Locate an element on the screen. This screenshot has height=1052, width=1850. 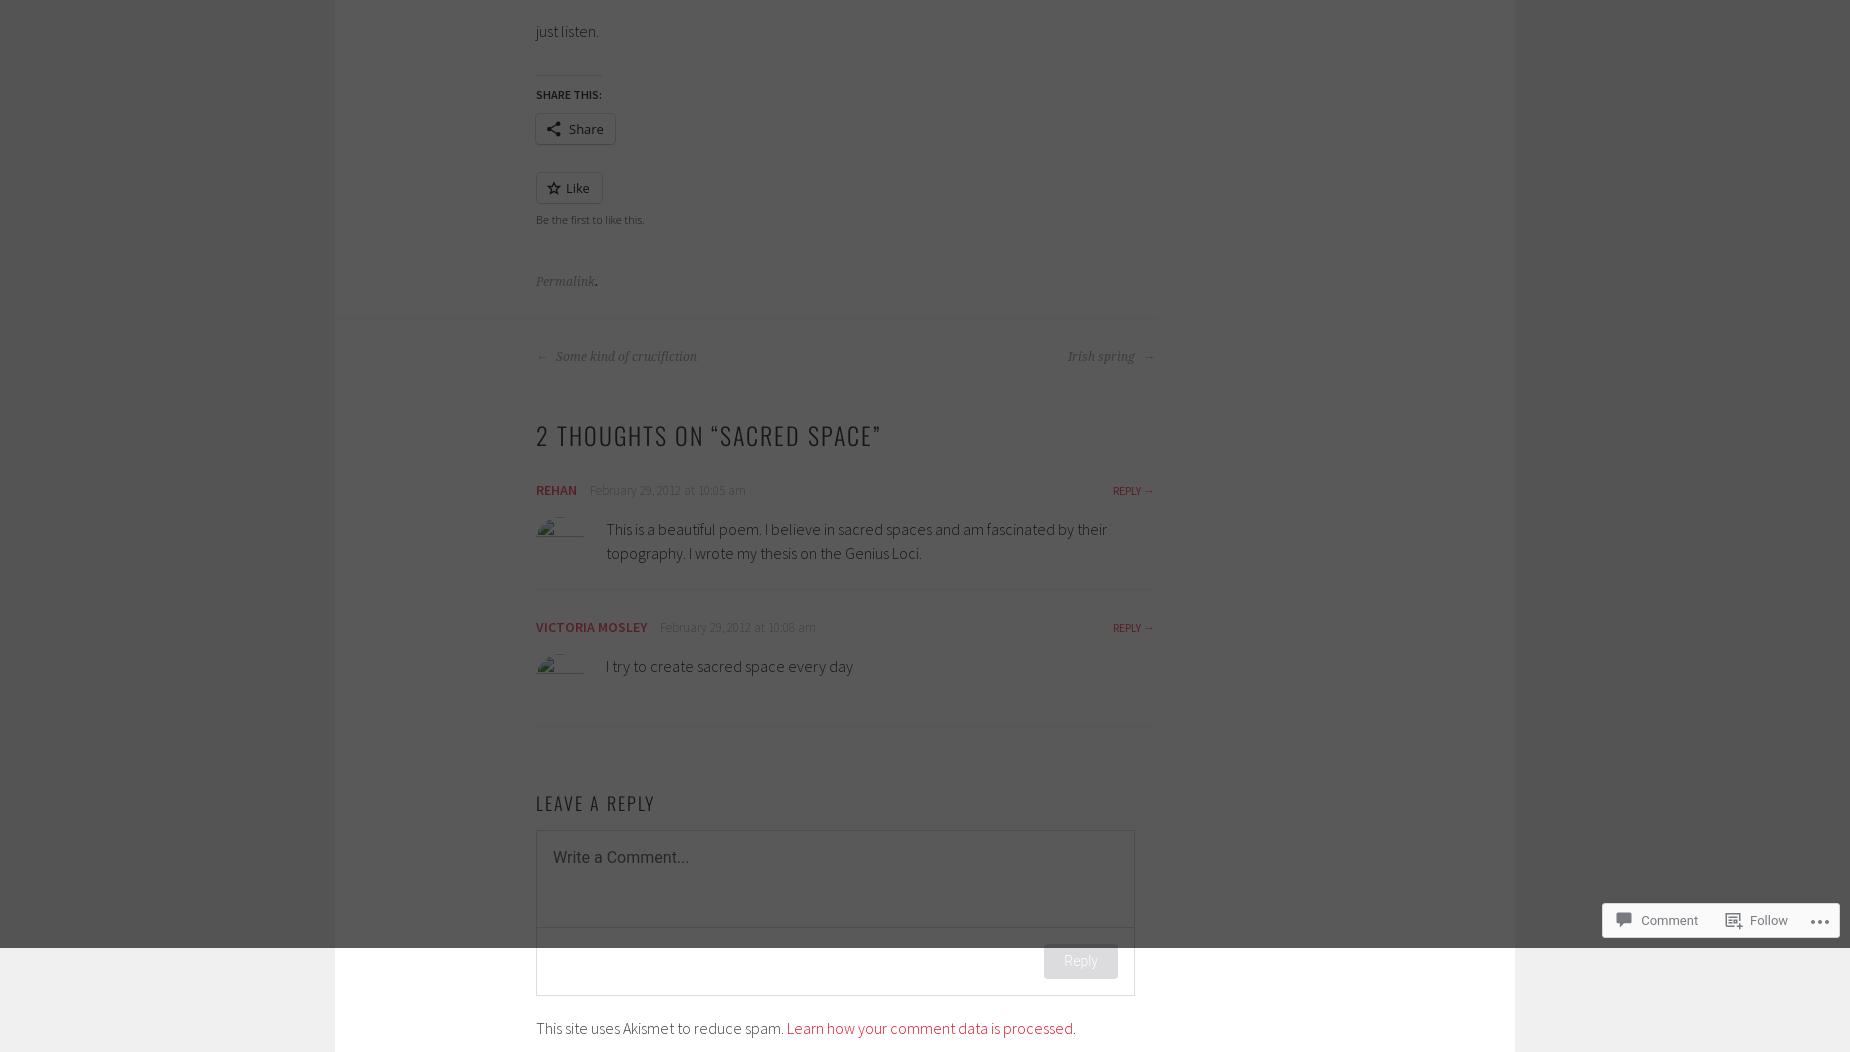
'Follow' is located at coordinates (1768, 920).